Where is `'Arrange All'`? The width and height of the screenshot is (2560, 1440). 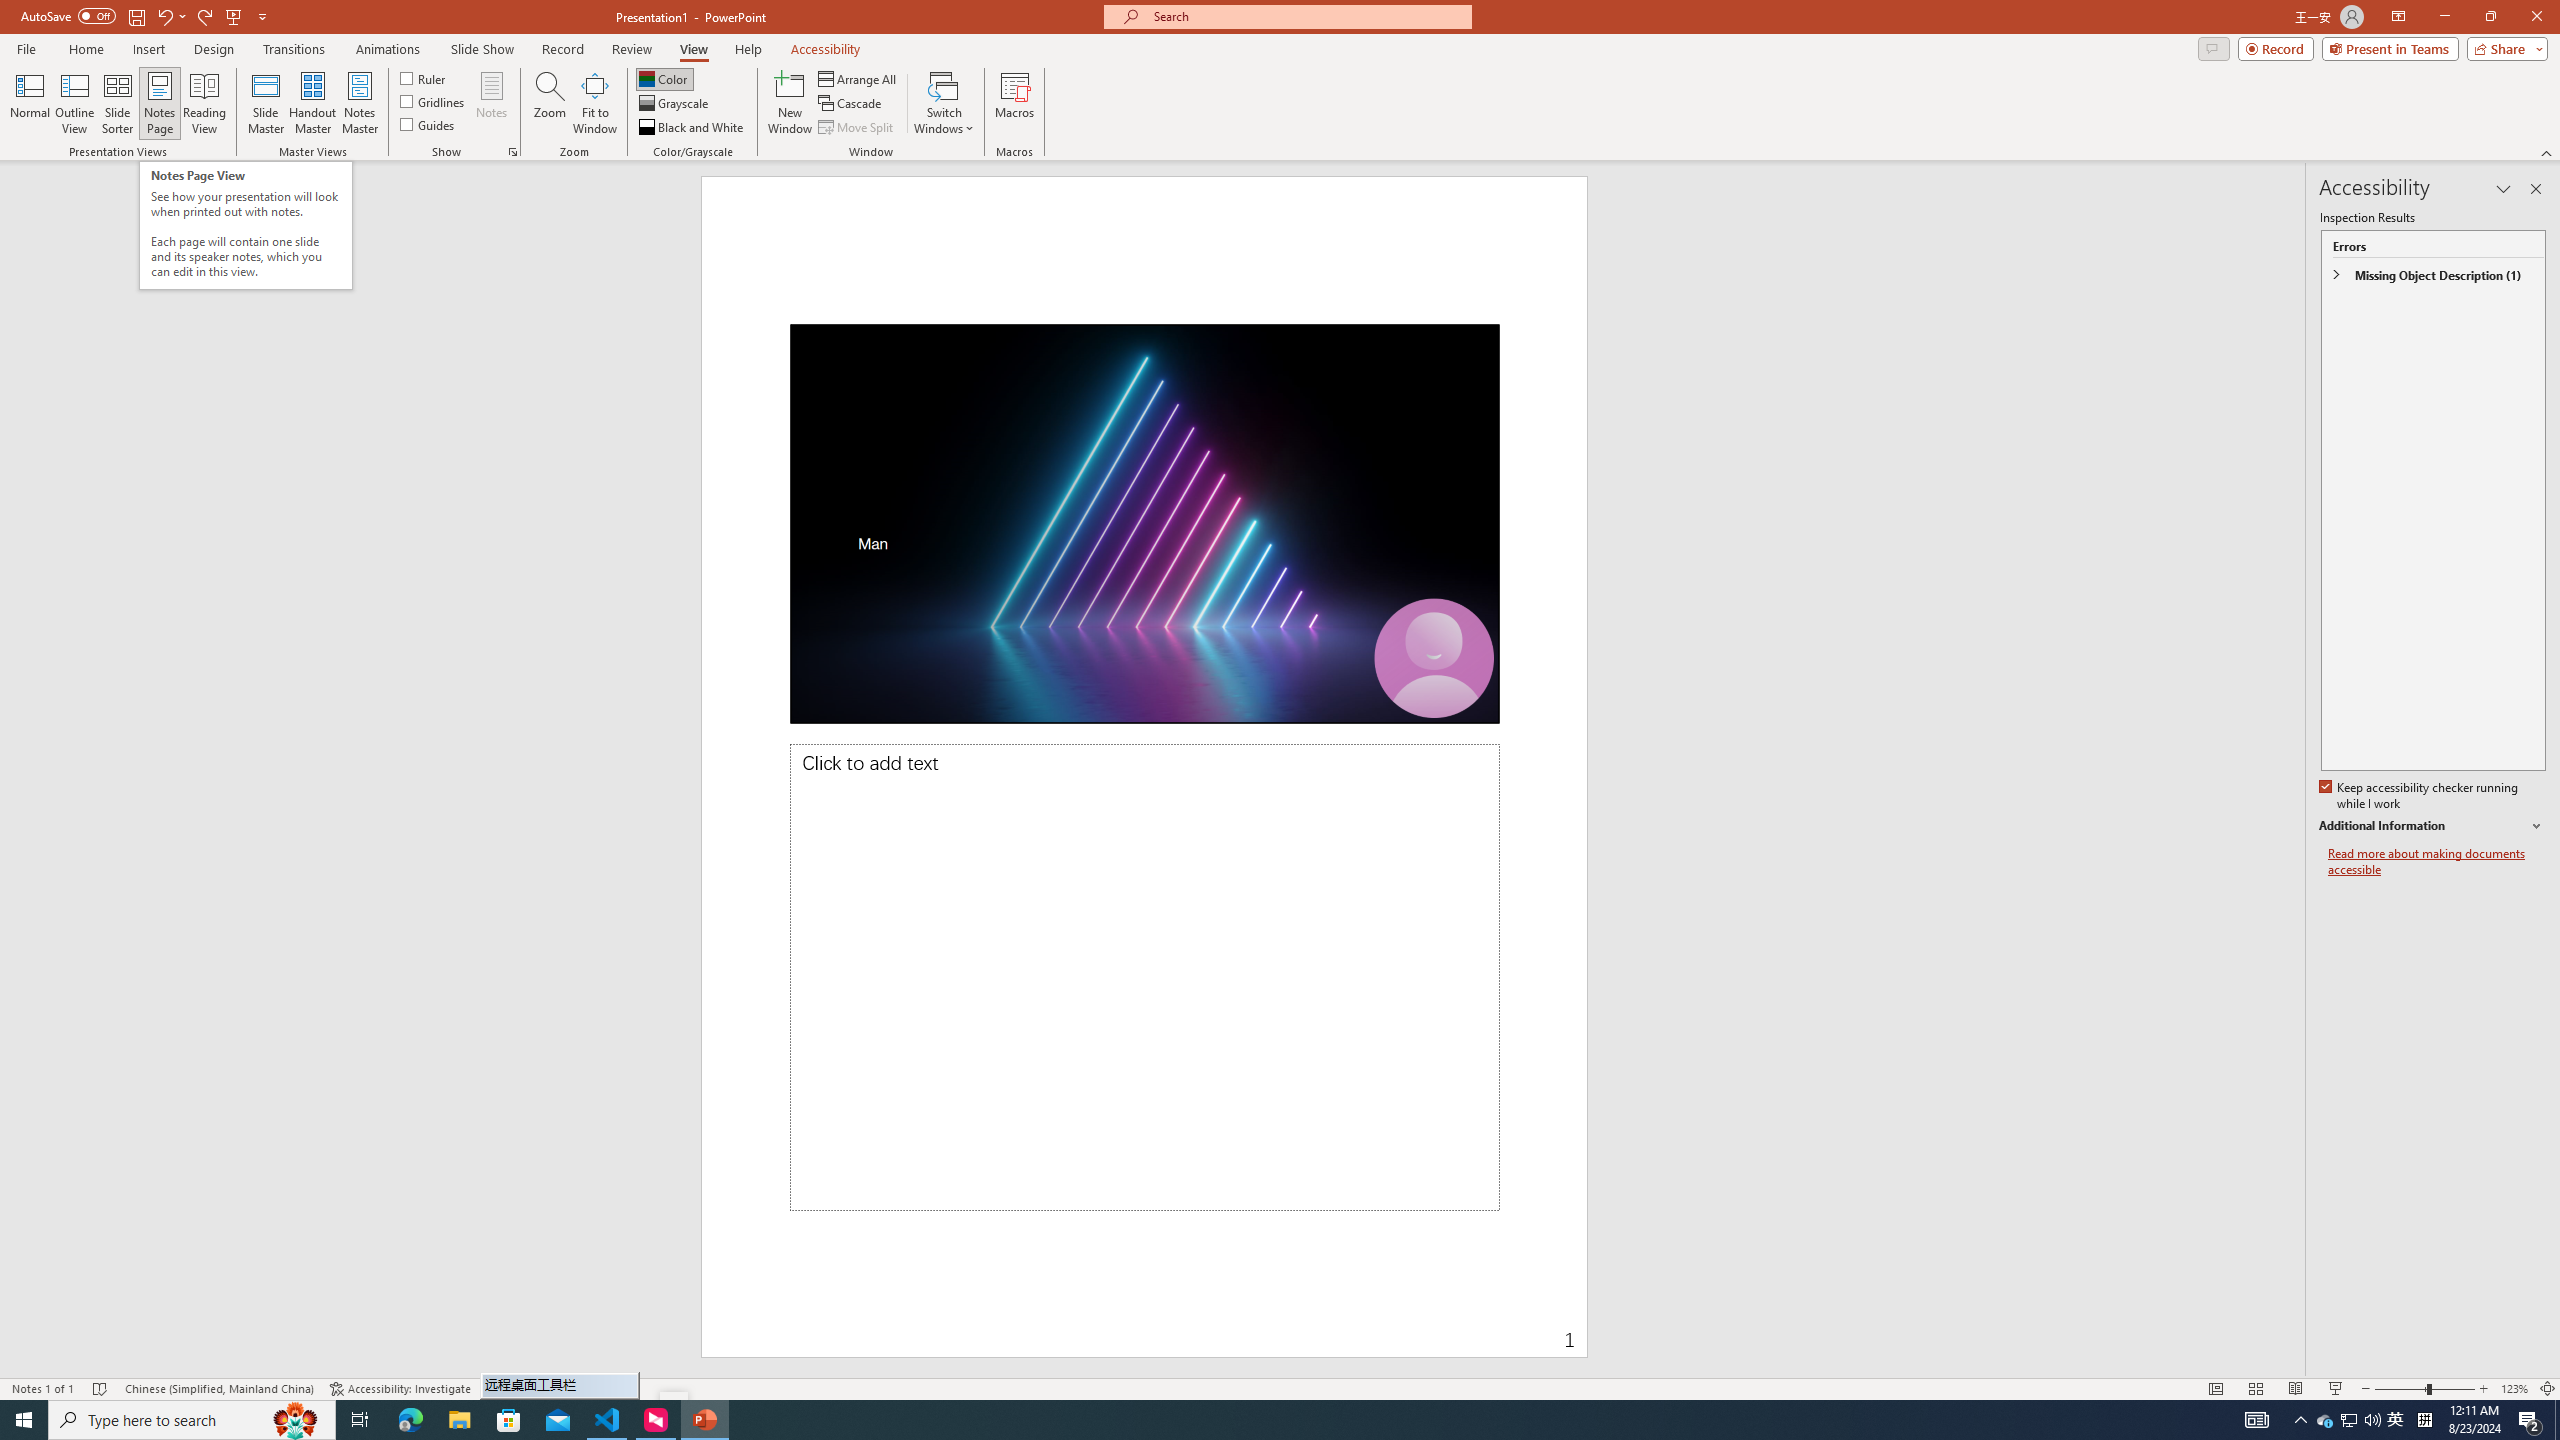
'Arrange All' is located at coordinates (857, 78).